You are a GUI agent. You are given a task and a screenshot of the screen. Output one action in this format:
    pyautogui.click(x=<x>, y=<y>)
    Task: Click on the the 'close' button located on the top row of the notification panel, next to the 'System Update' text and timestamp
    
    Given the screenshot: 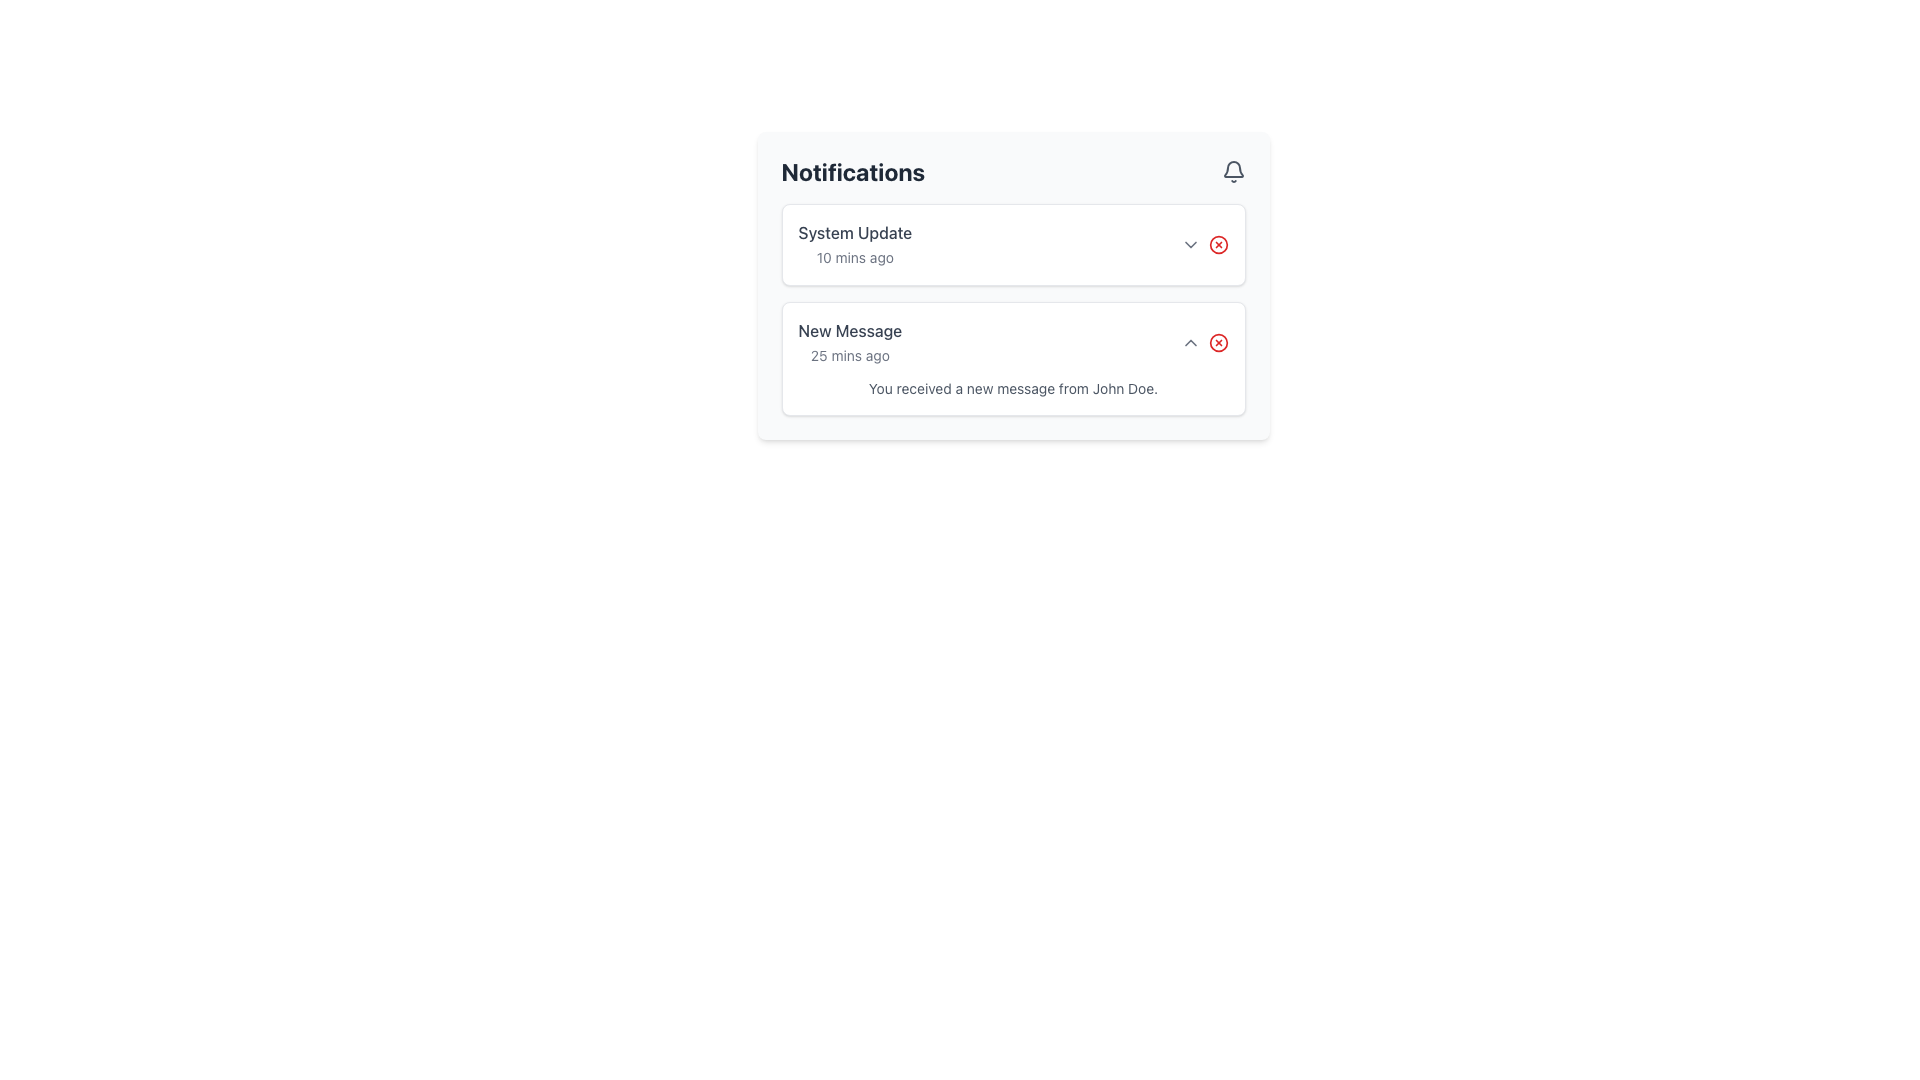 What is the action you would take?
    pyautogui.click(x=1217, y=244)
    